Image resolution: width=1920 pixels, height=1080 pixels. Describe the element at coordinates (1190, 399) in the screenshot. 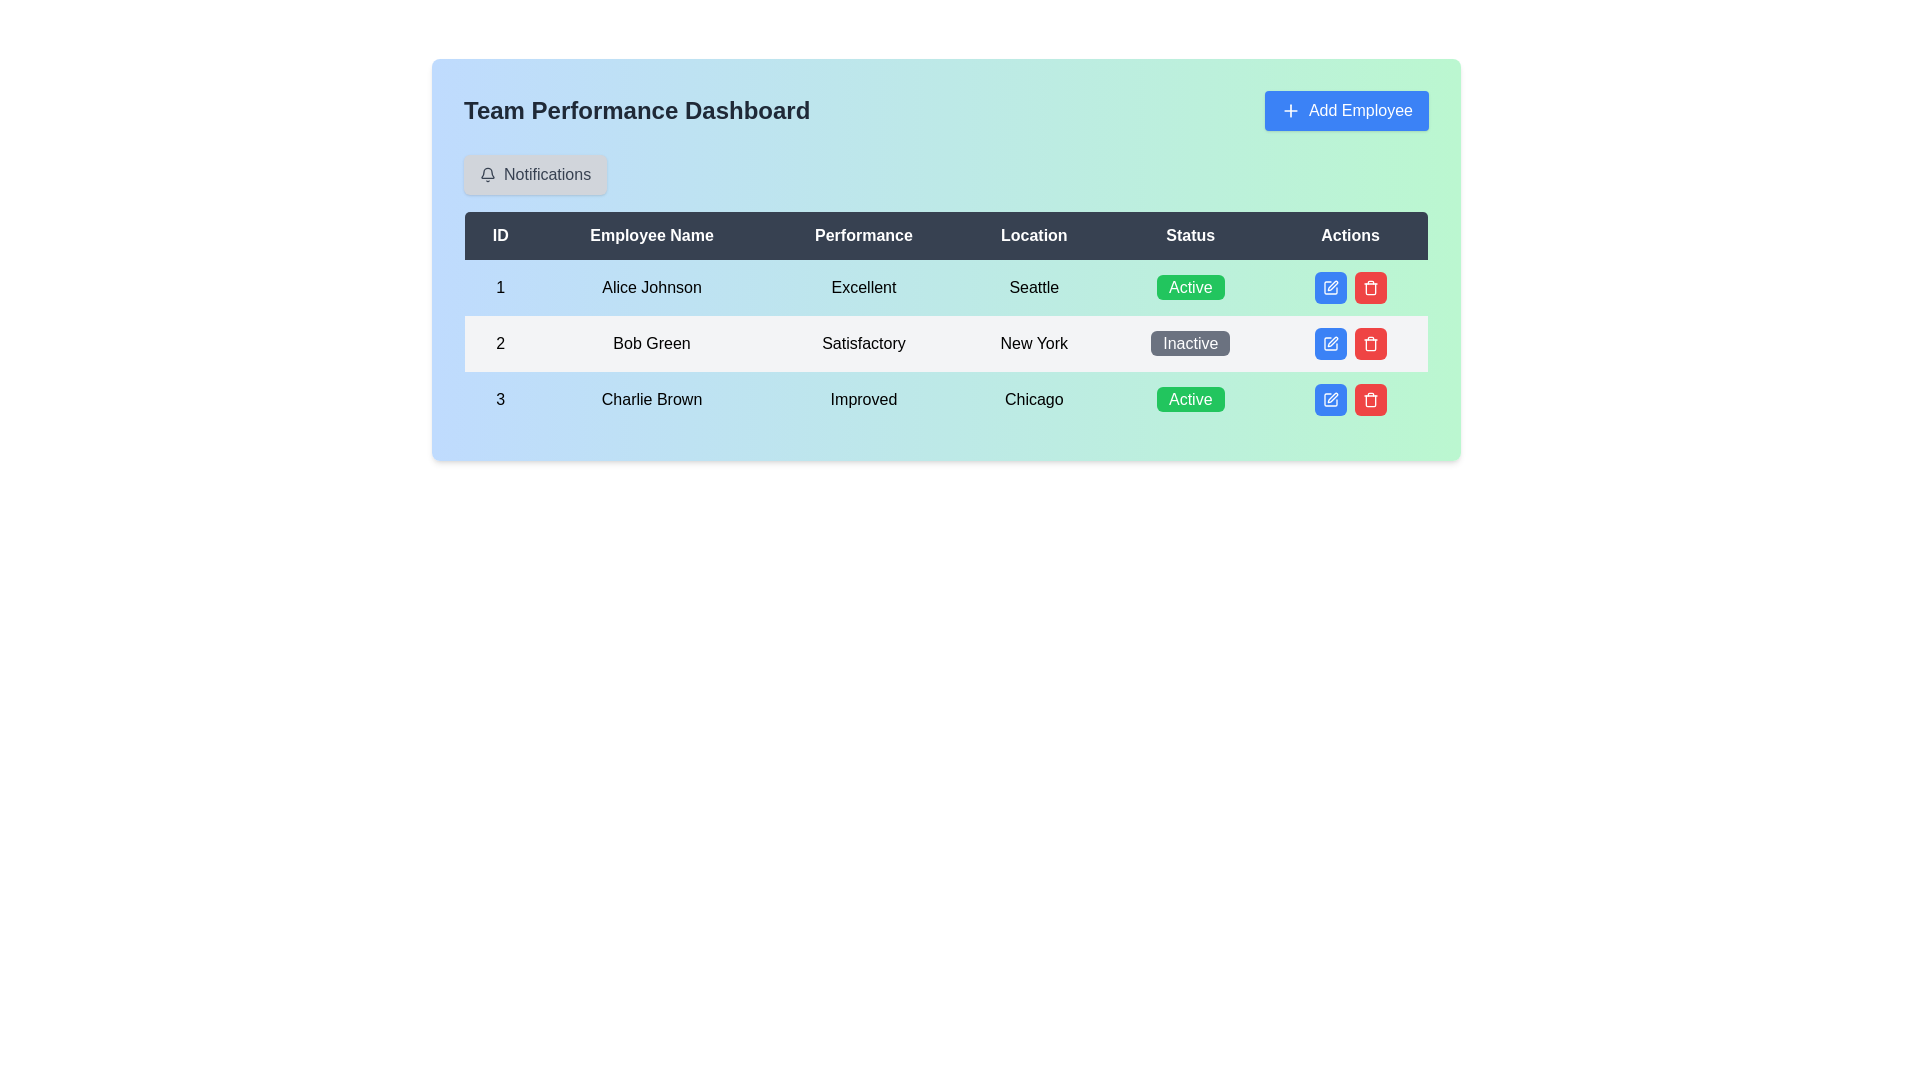

I see `the green rounded rectangle label with the word 'Active' in white, located in the 'Status' column for 'Charlie Brown' in the third row of the table` at that location.